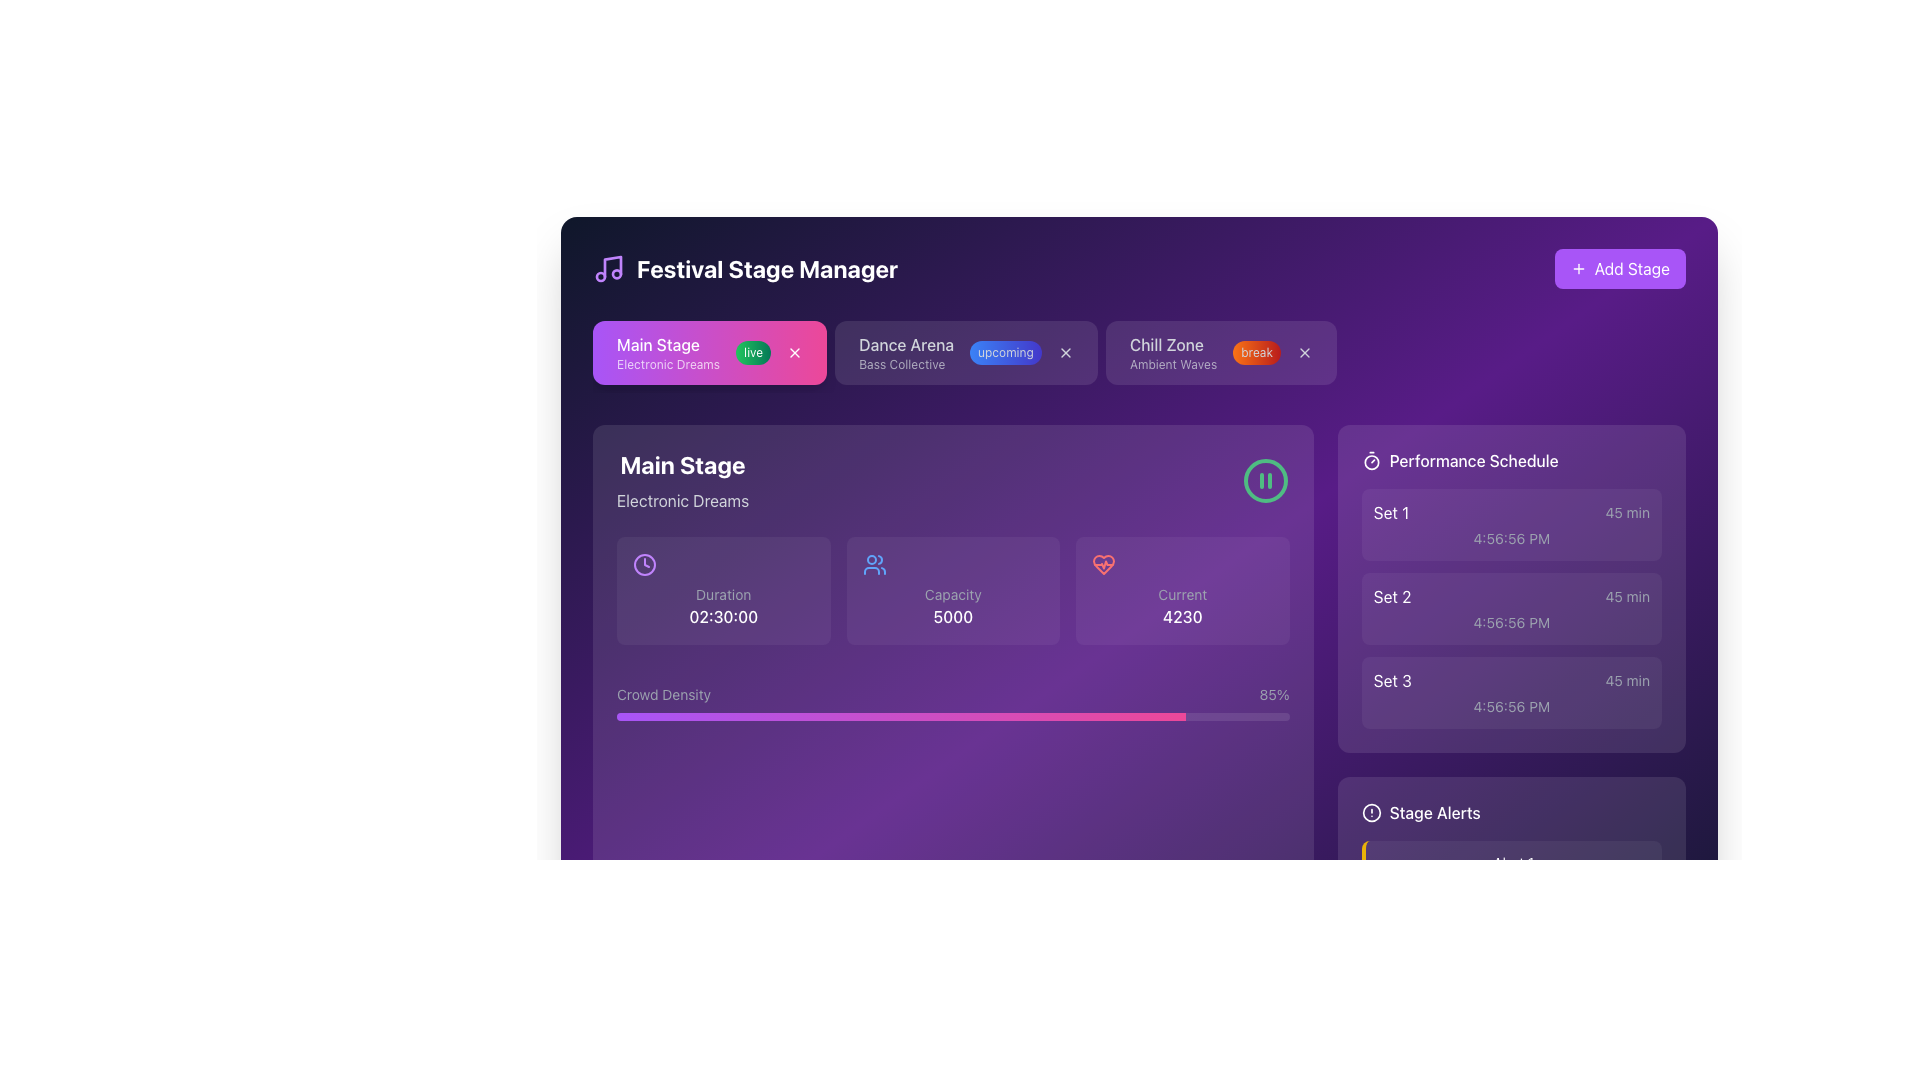 The height and width of the screenshot is (1080, 1920). I want to click on the purple stroke circle component of the clock icon located in the 'Duration' section of the 'Main Stage' panel, so click(644, 564).